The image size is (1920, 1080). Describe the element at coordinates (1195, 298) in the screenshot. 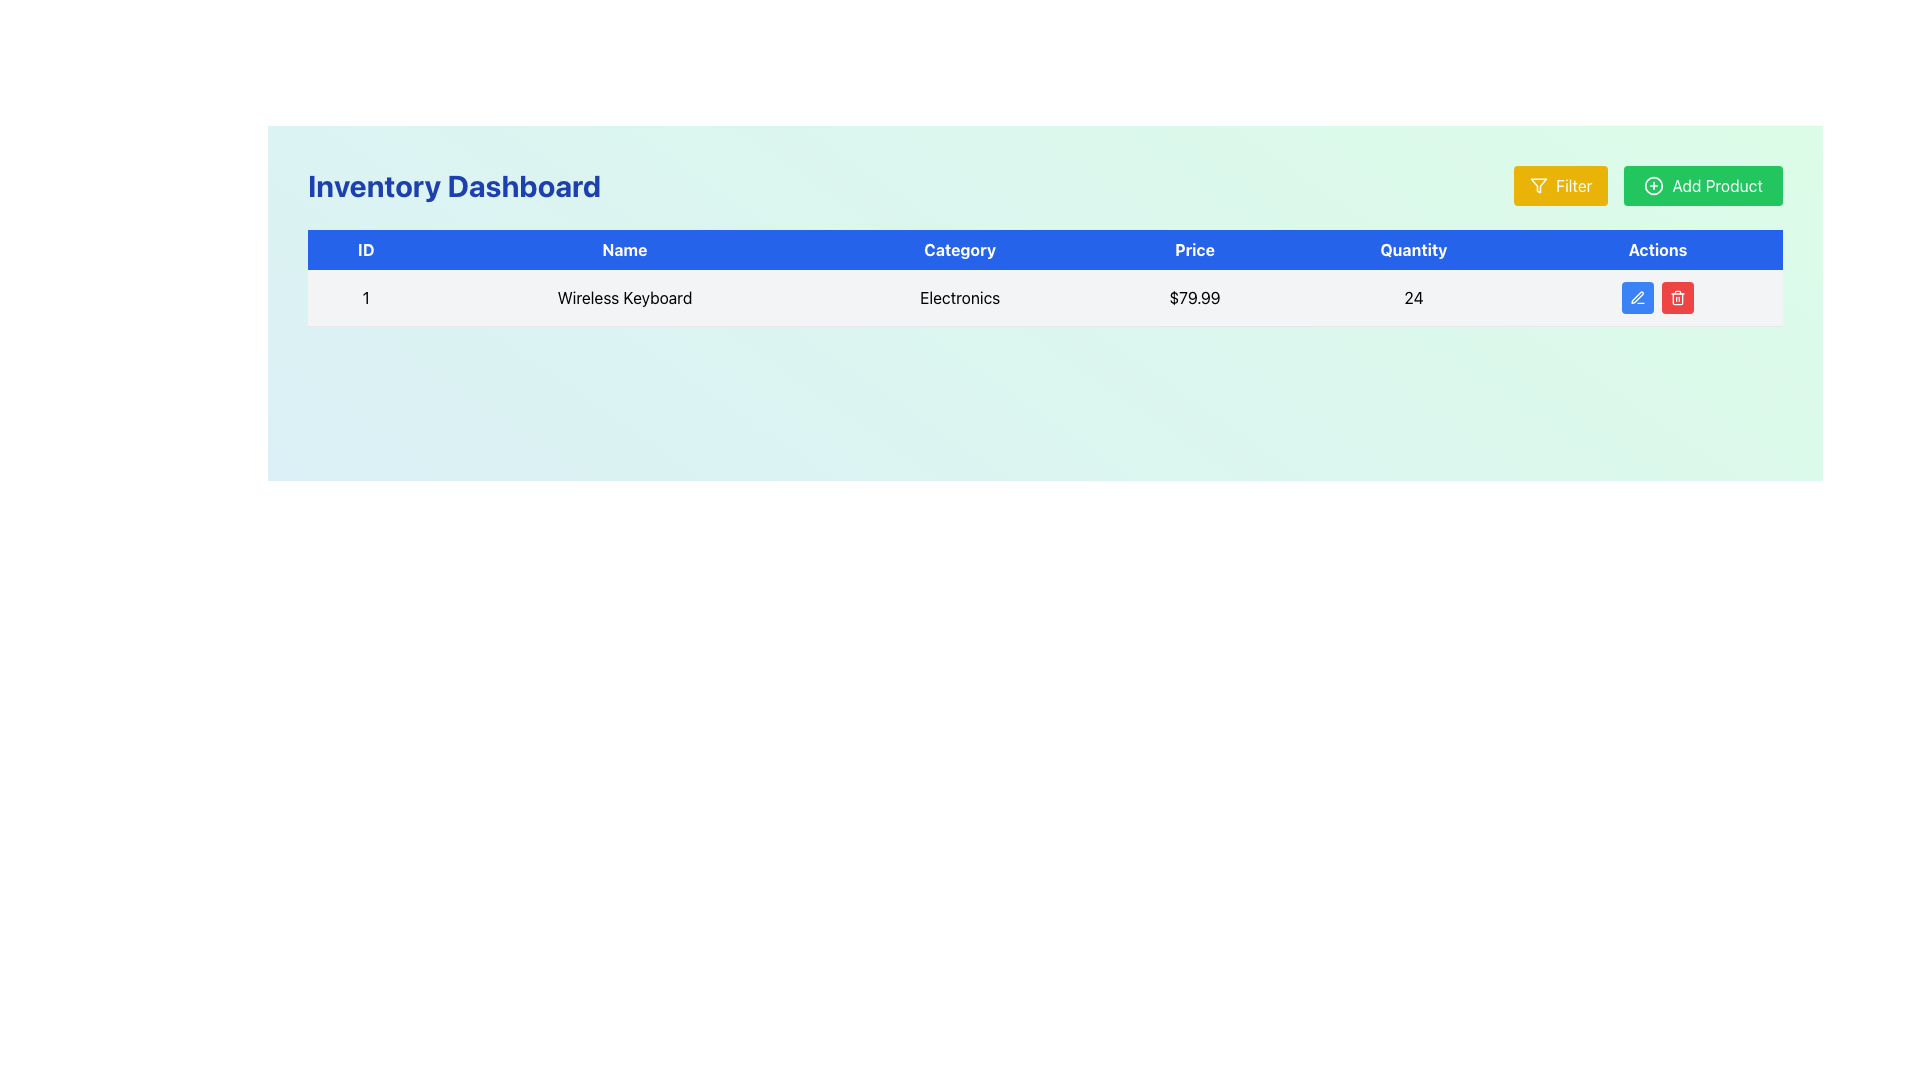

I see `the text displaying the price '$79.99' located in the 'Price' column of the row for the product 'Wireless Keyboard'` at that location.